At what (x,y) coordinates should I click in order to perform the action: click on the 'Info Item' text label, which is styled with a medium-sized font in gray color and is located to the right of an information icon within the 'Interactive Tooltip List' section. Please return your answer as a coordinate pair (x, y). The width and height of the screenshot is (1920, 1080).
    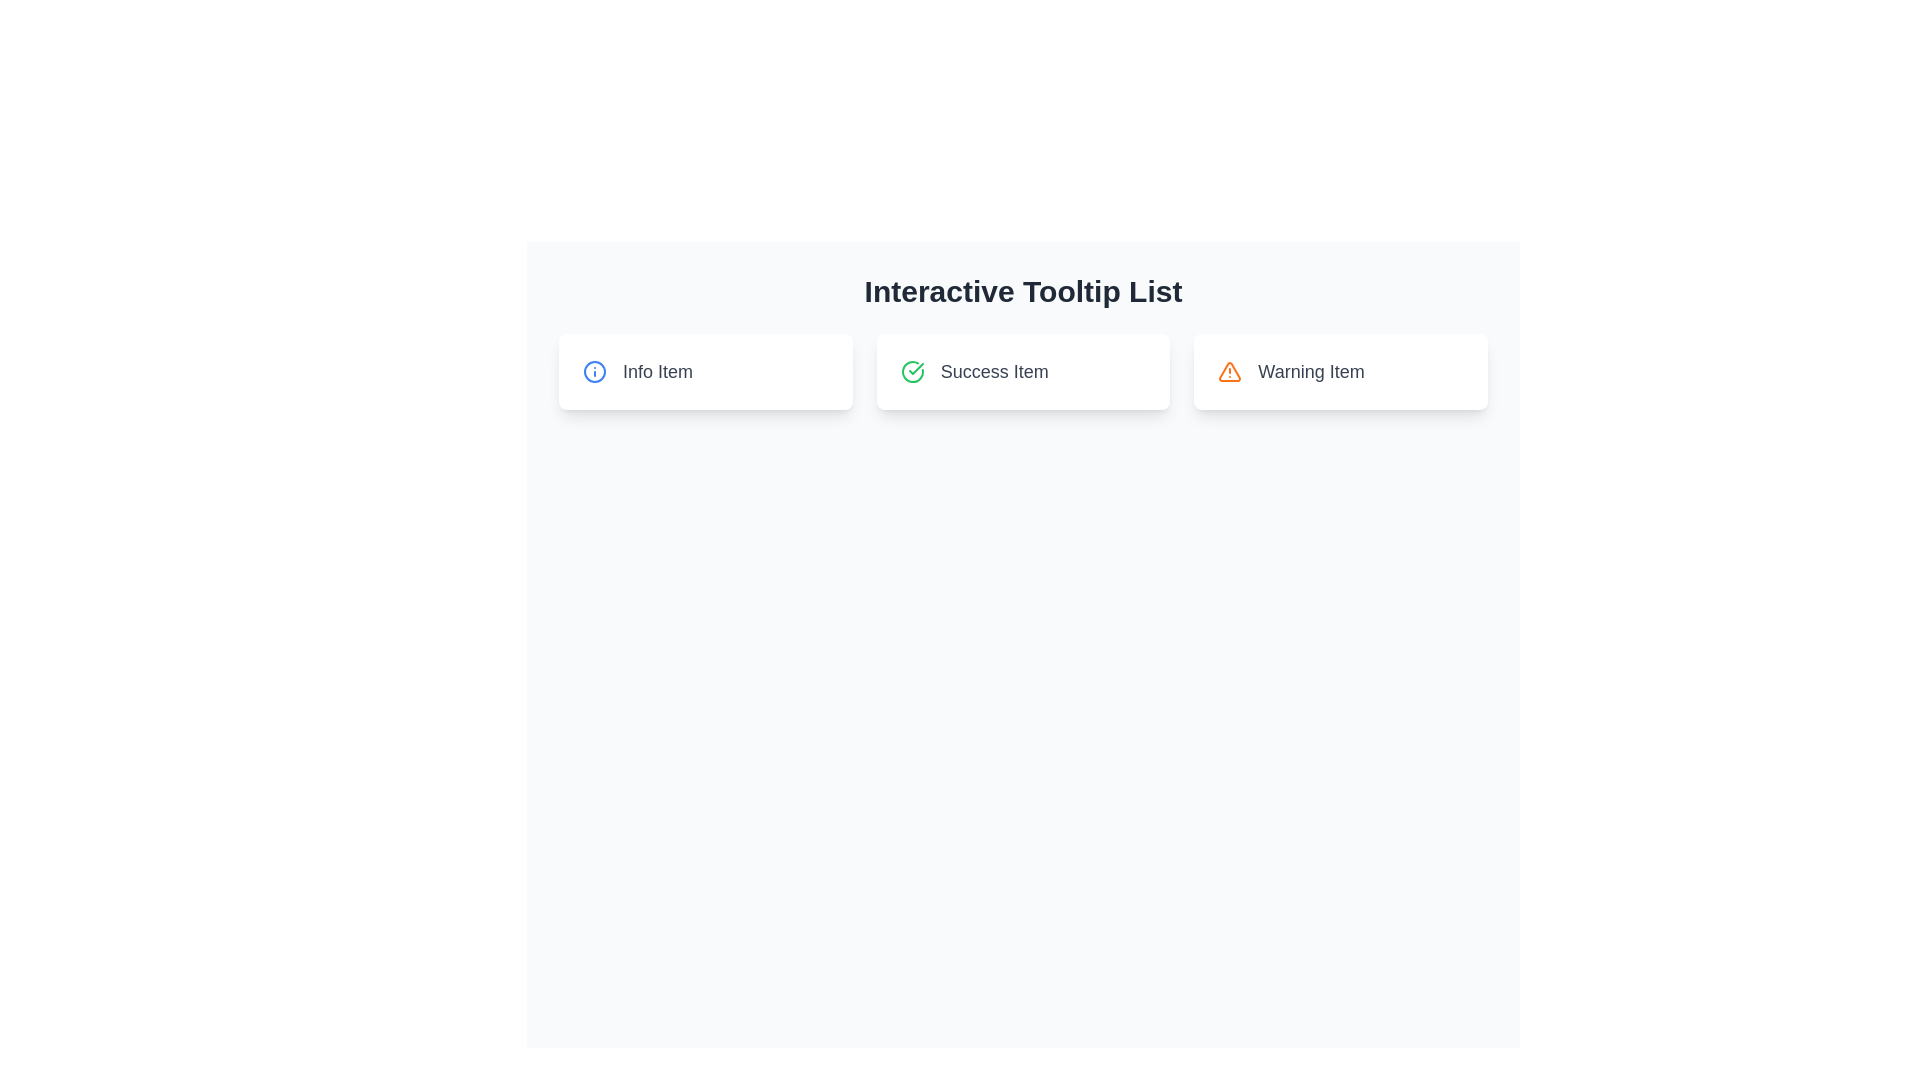
    Looking at the image, I should click on (657, 371).